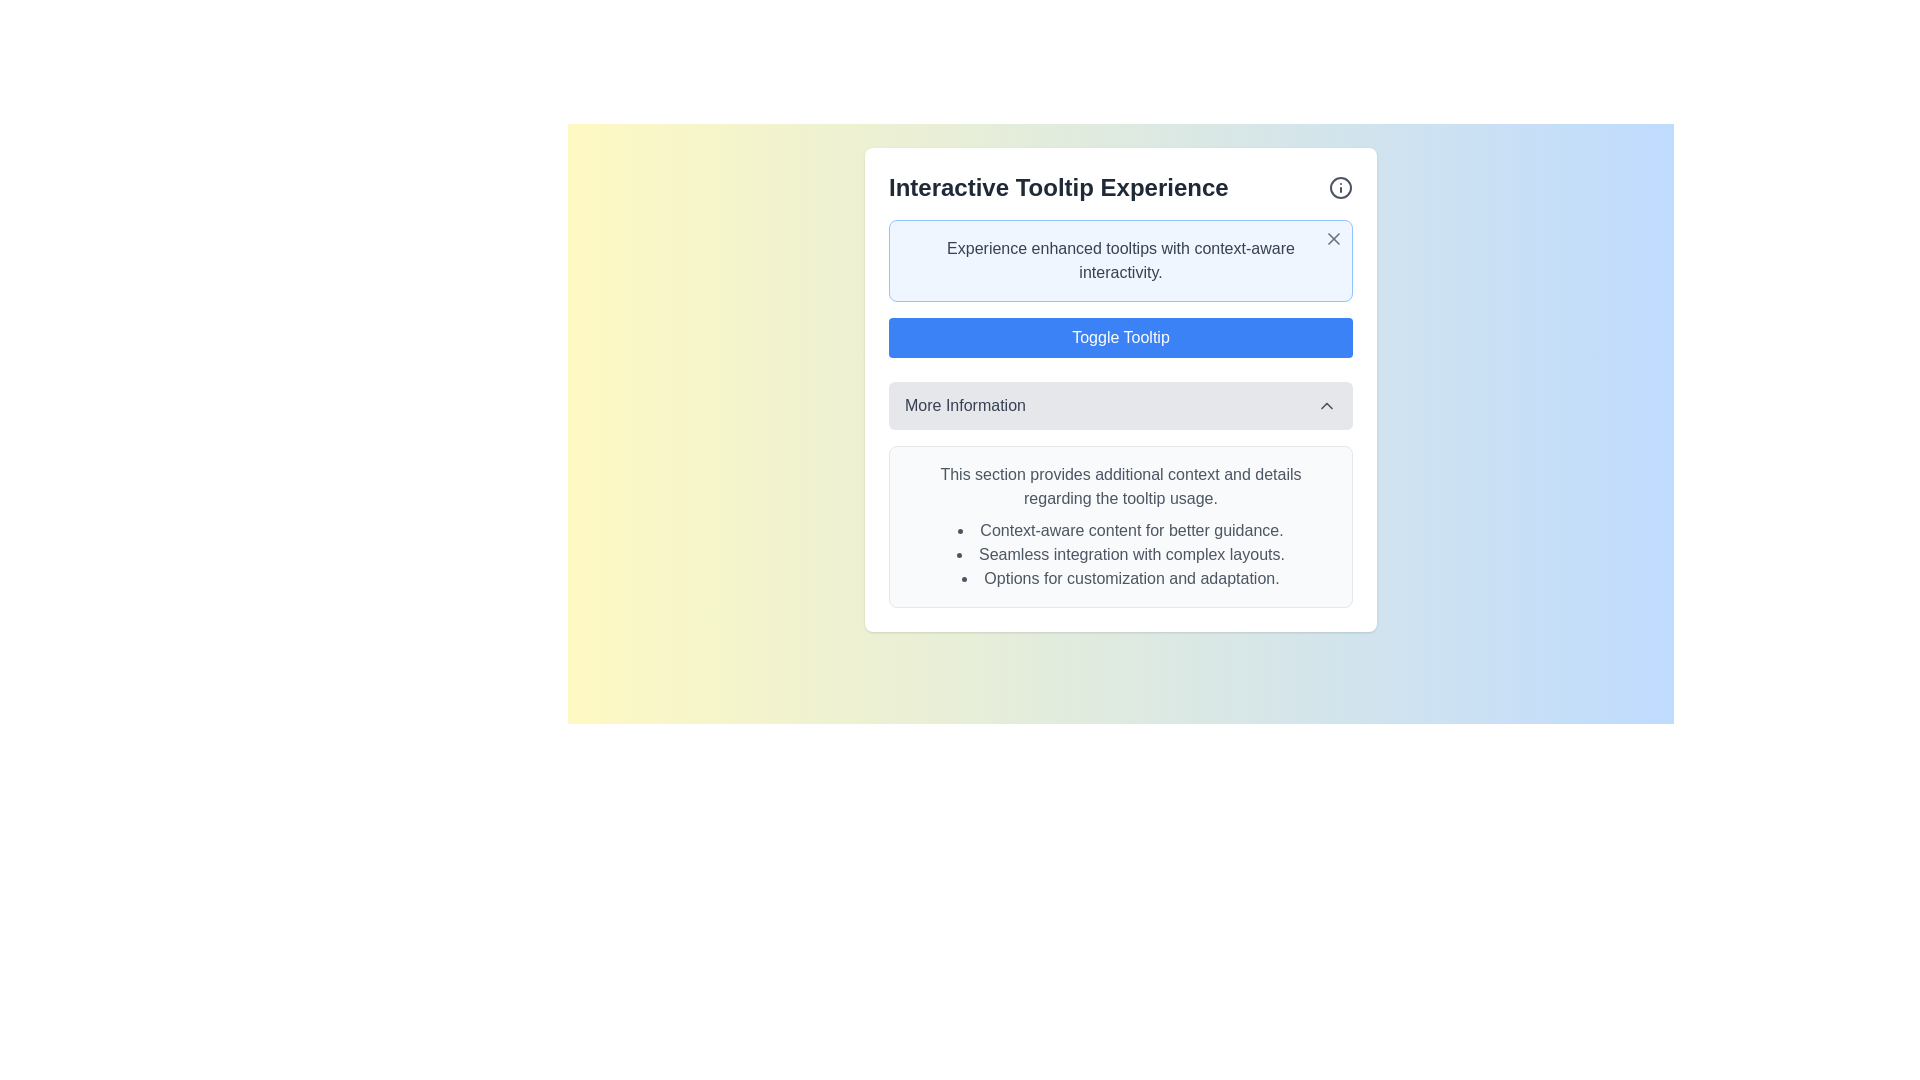 The width and height of the screenshot is (1920, 1080). What do you see at coordinates (1121, 530) in the screenshot?
I see `the first item in the bulleted list located in the 'More Information' section of the interface` at bounding box center [1121, 530].